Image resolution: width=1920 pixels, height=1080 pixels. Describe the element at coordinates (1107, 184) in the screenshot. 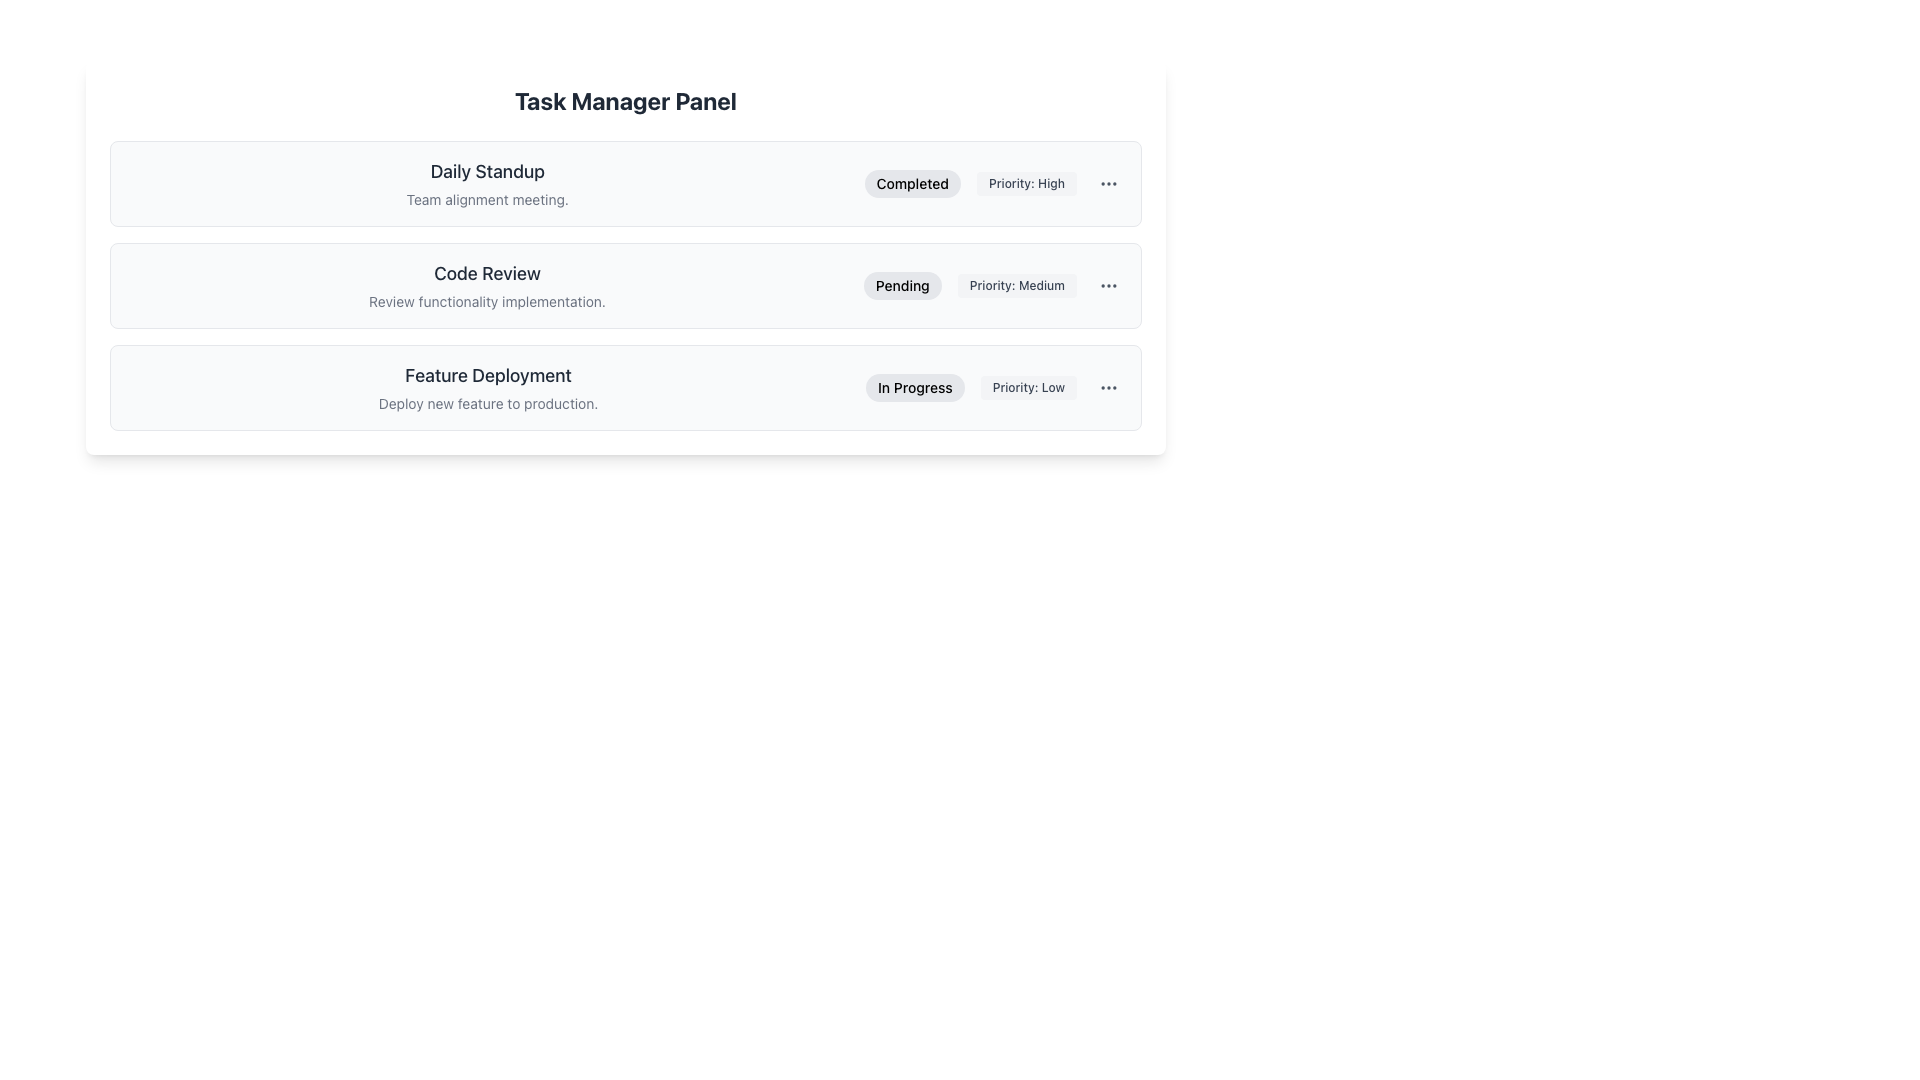

I see `the circular button with three horizontally aligned gray dots located in the topmost card of the Task Manager Panel, adjacent to the 'Priority: High' label` at that location.